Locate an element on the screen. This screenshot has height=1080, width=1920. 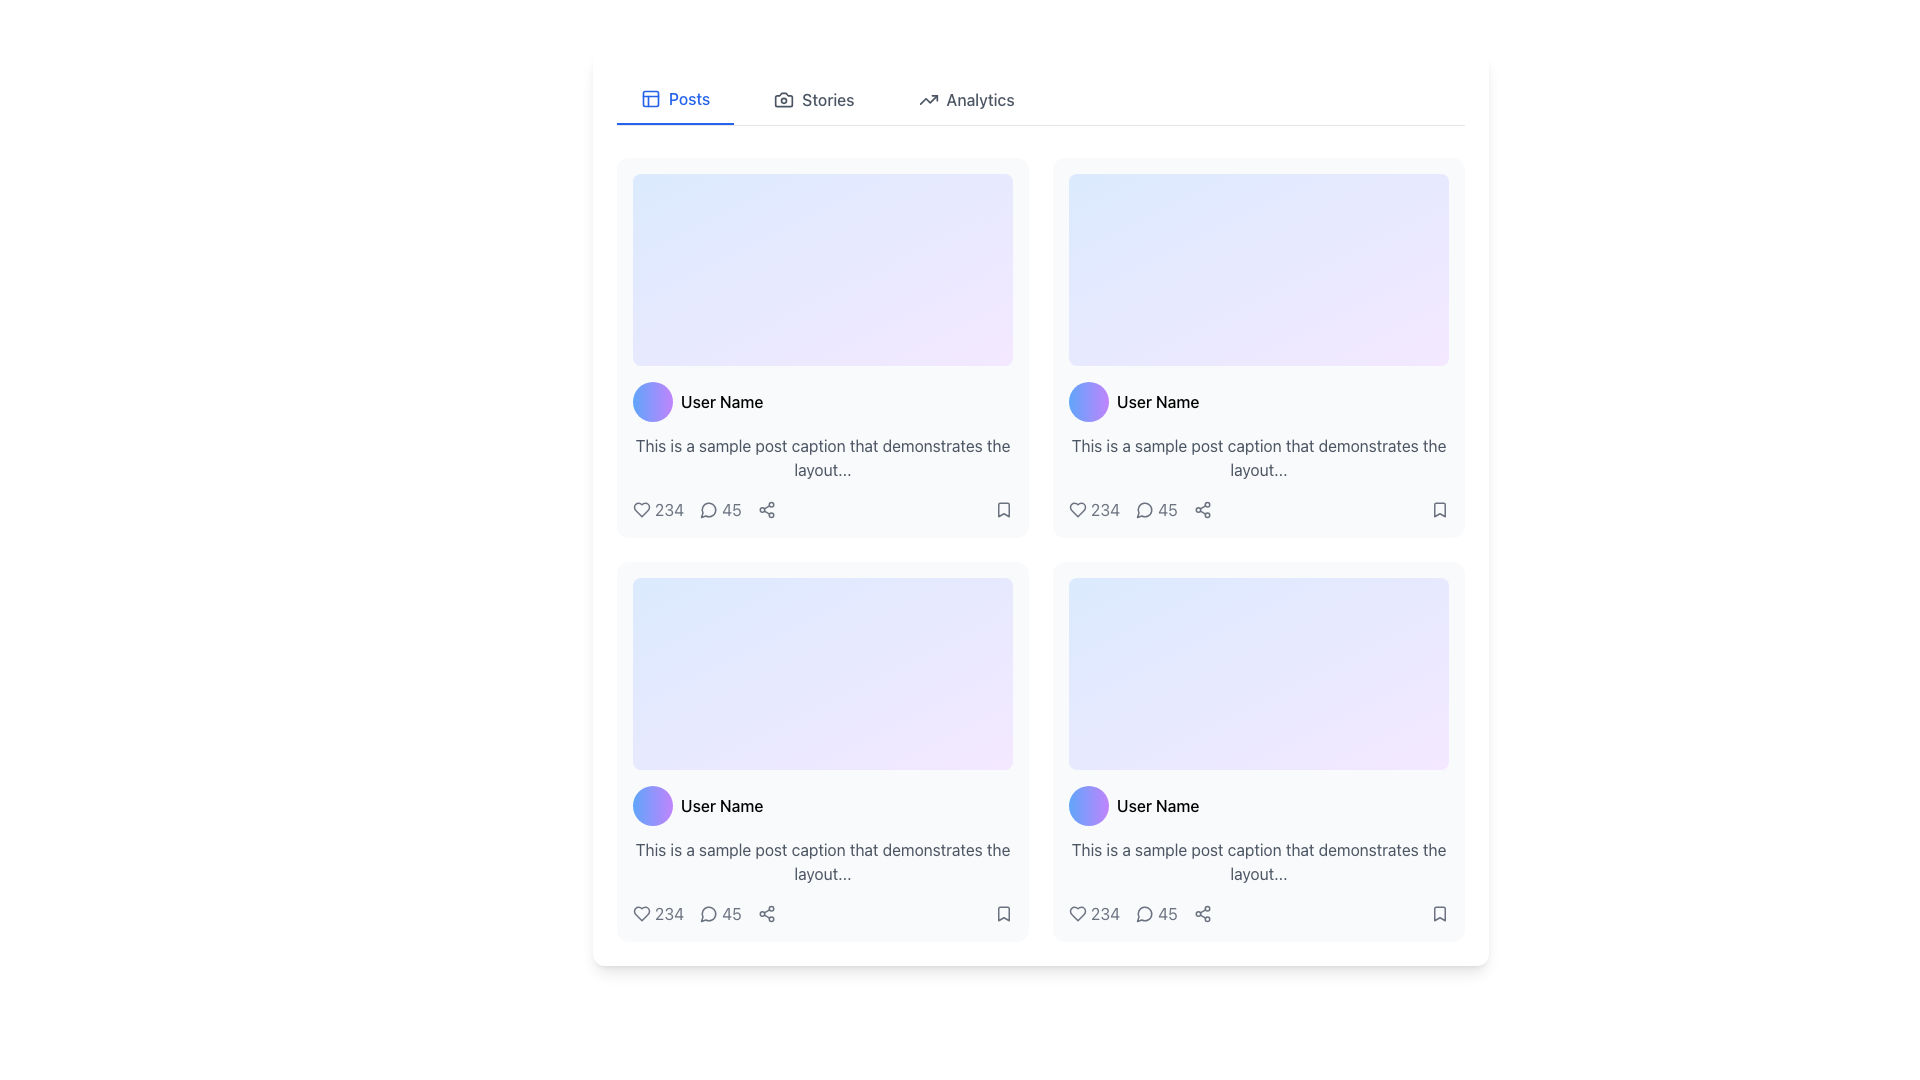
the share button, which is the third icon in a row of interactive elements in the footer section of a content card, located directly to the right of the comment count indicator showing '45' is located at coordinates (1201, 914).